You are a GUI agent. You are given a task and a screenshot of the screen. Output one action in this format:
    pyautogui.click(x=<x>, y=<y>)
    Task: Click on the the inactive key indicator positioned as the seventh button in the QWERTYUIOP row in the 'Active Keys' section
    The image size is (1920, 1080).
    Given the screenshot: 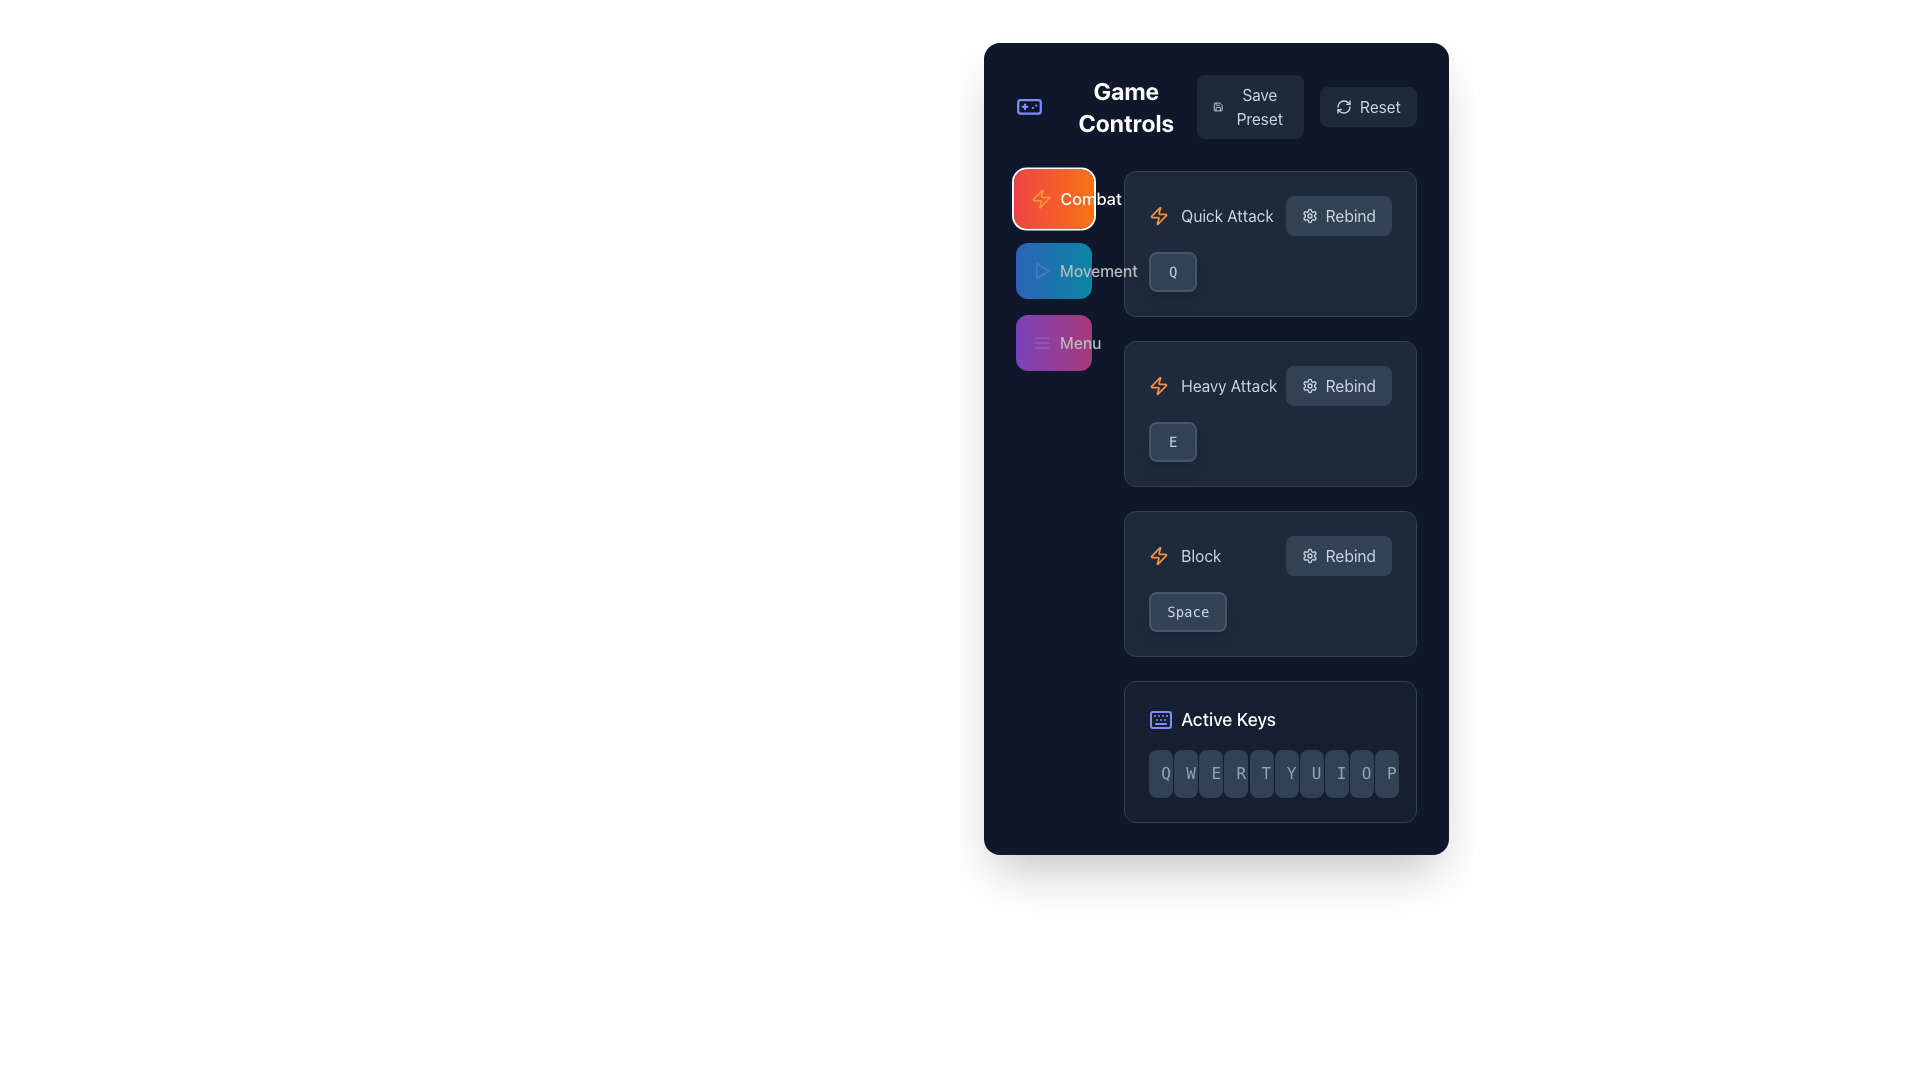 What is the action you would take?
    pyautogui.click(x=1311, y=773)
    